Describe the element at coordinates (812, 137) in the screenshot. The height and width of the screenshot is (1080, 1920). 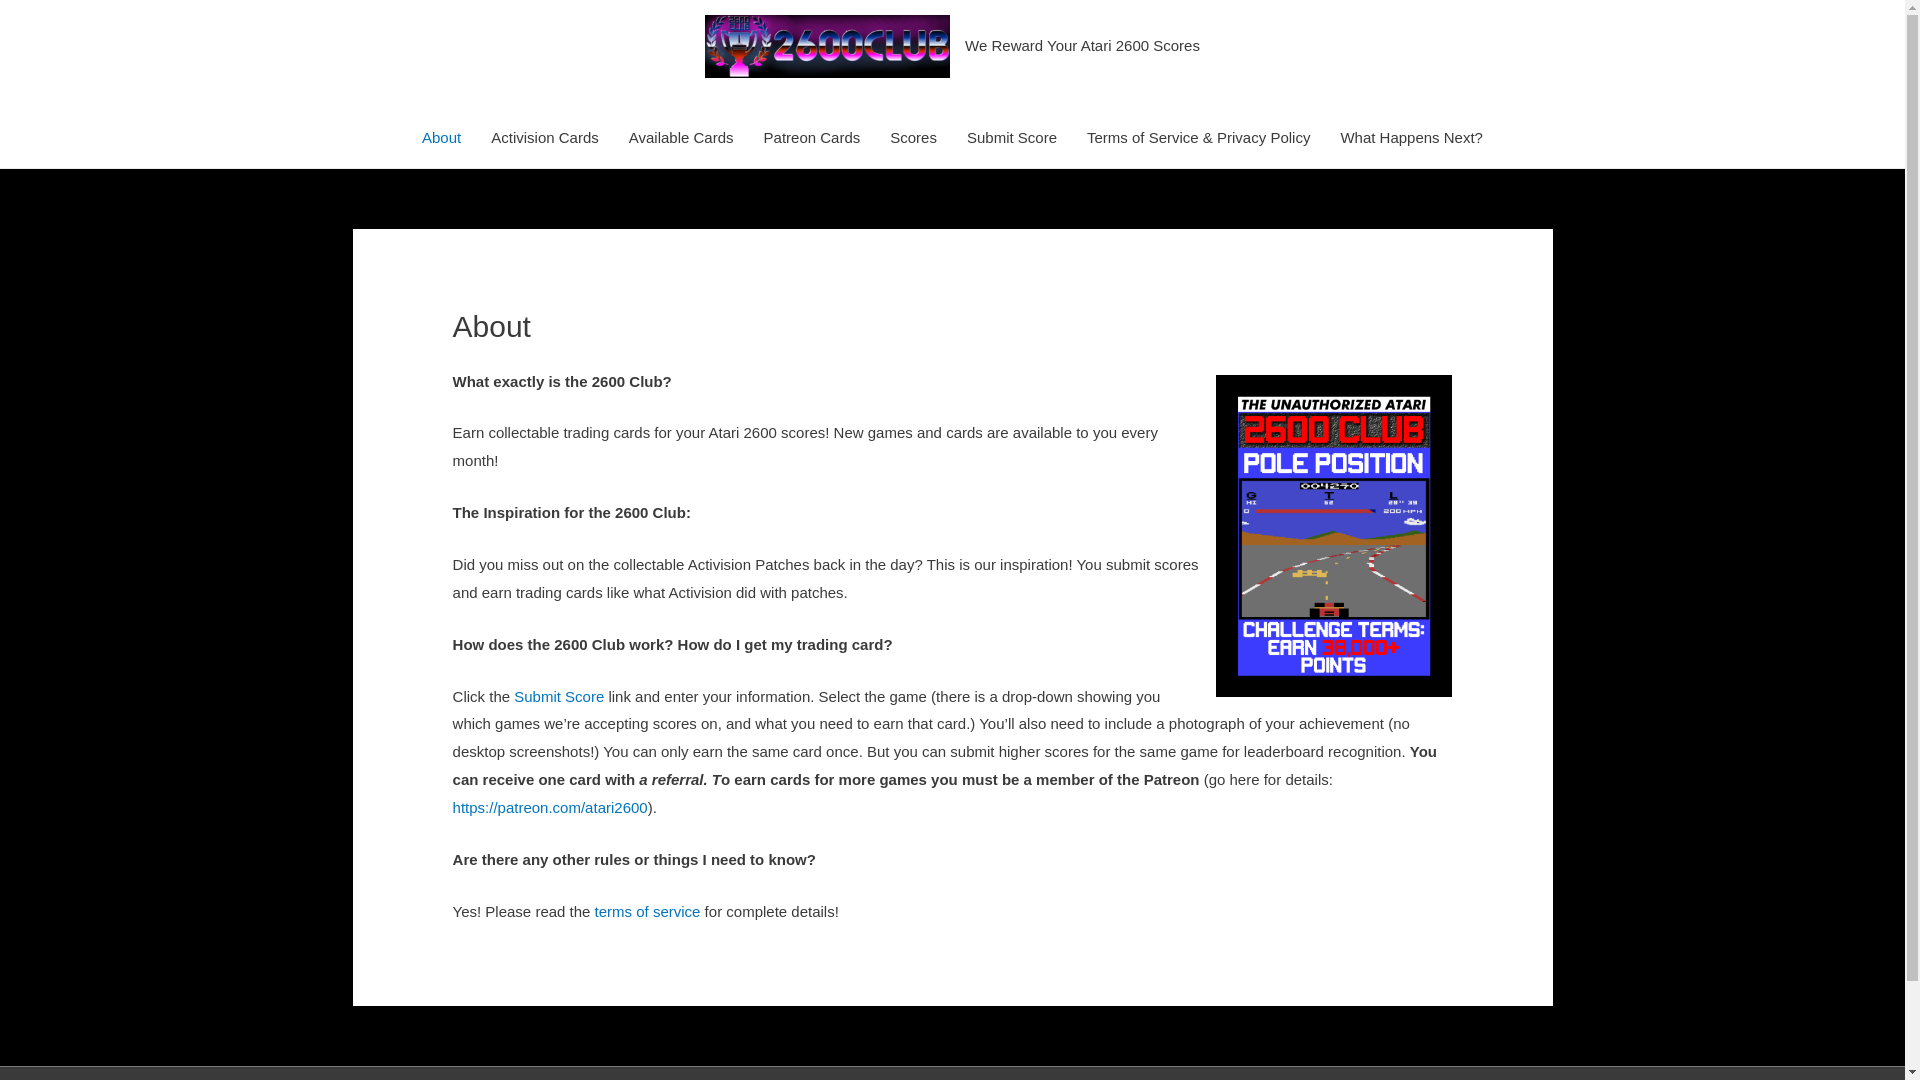
I see `'Patreon Cards'` at that location.